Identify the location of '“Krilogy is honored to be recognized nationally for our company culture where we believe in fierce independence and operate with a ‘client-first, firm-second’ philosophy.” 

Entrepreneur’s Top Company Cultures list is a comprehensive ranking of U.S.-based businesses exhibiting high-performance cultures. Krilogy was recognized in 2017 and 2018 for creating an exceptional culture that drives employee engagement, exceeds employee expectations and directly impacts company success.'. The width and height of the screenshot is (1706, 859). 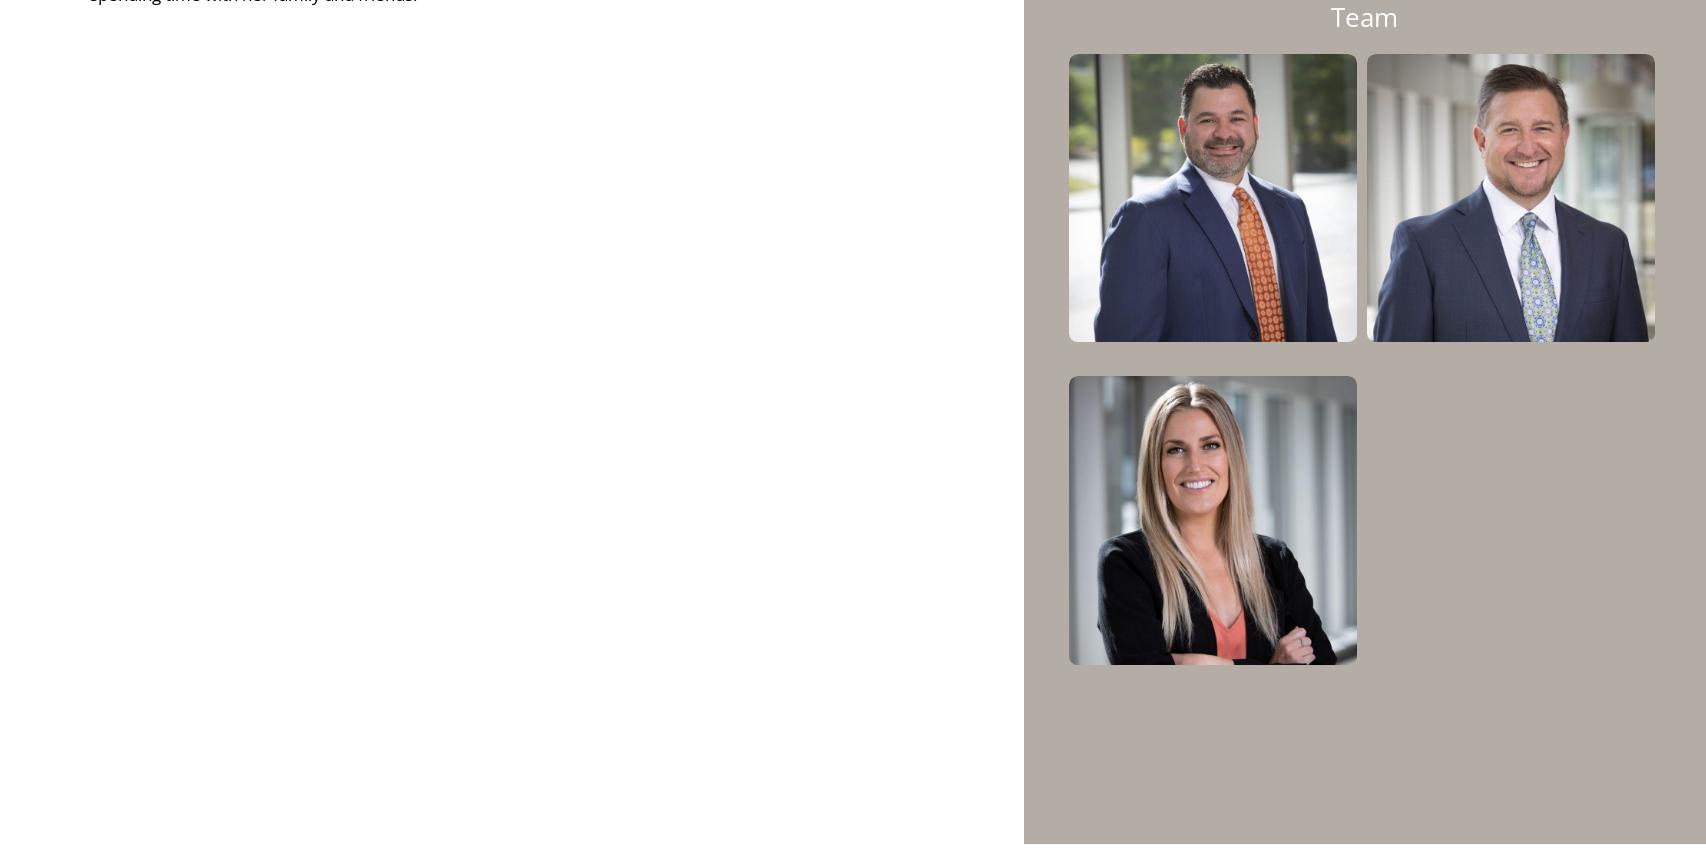
(1038, 476).